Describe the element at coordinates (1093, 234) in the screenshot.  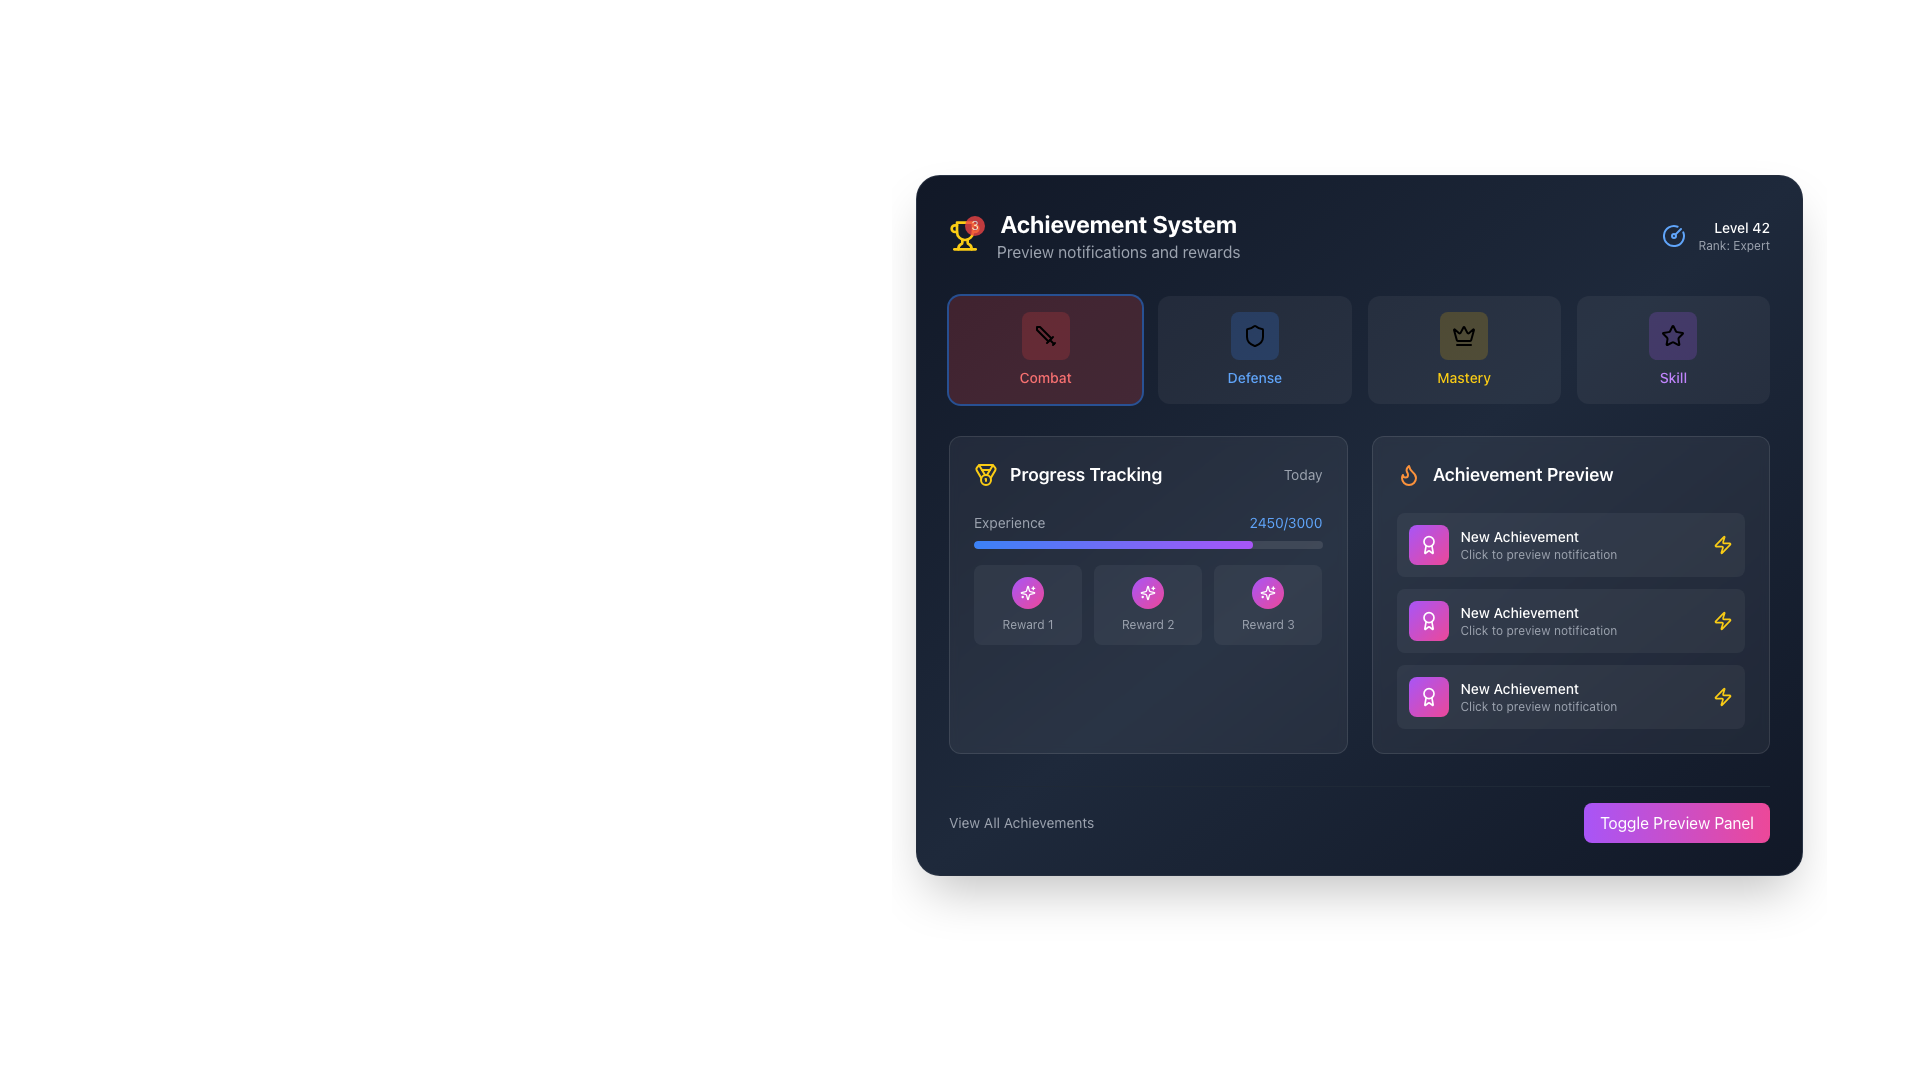
I see `the Header with a notification indicator that displays new notifications related to the Achievement System, located in the upper-left section of the interface` at that location.